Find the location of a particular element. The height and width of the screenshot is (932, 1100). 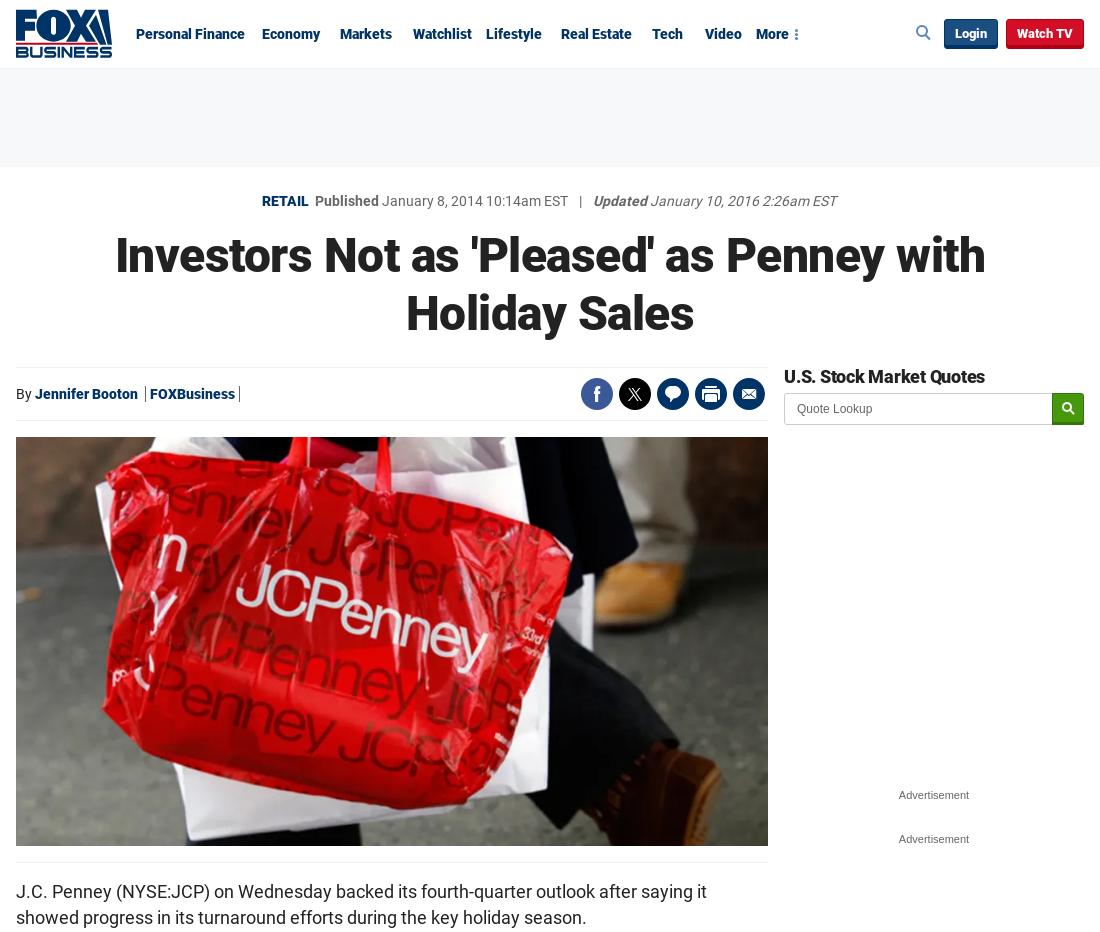

'January 10, 2016 2:26am EST' is located at coordinates (740, 201).